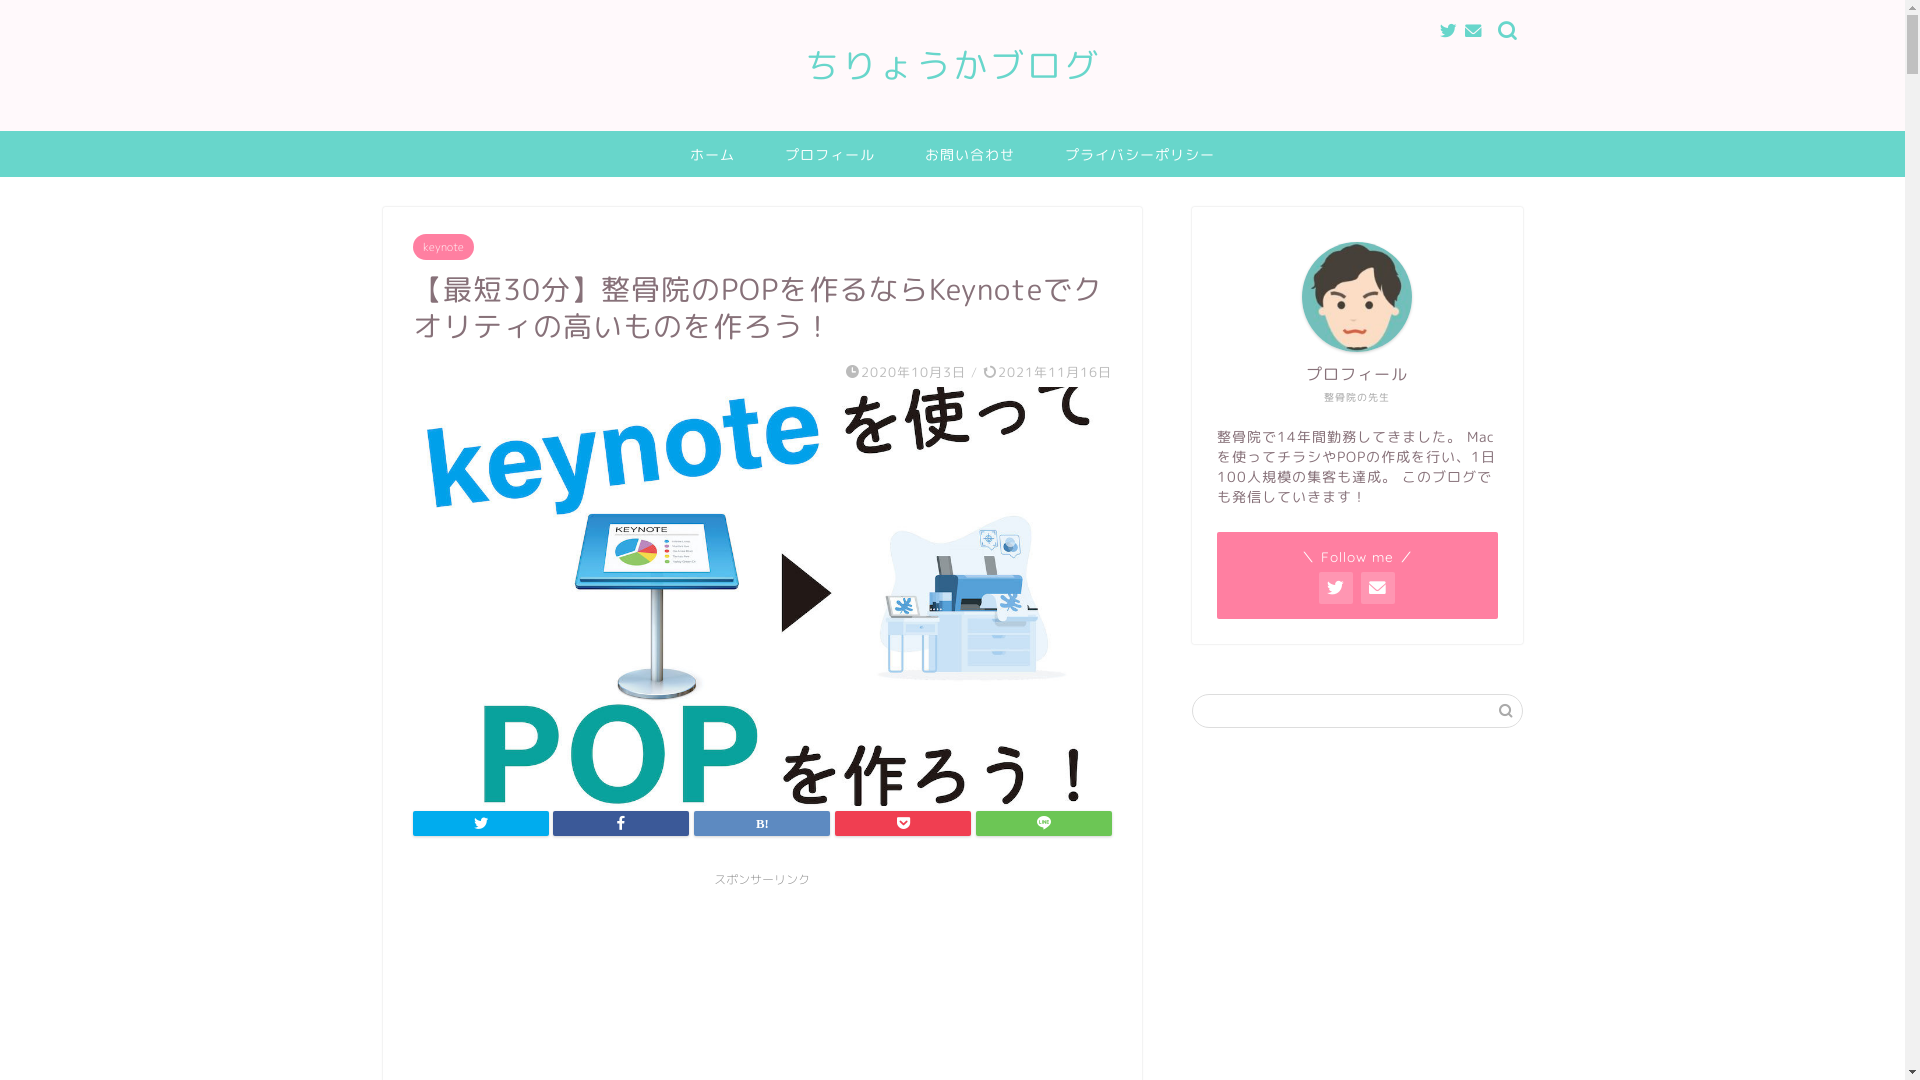  I want to click on 'keynote', so click(441, 245).